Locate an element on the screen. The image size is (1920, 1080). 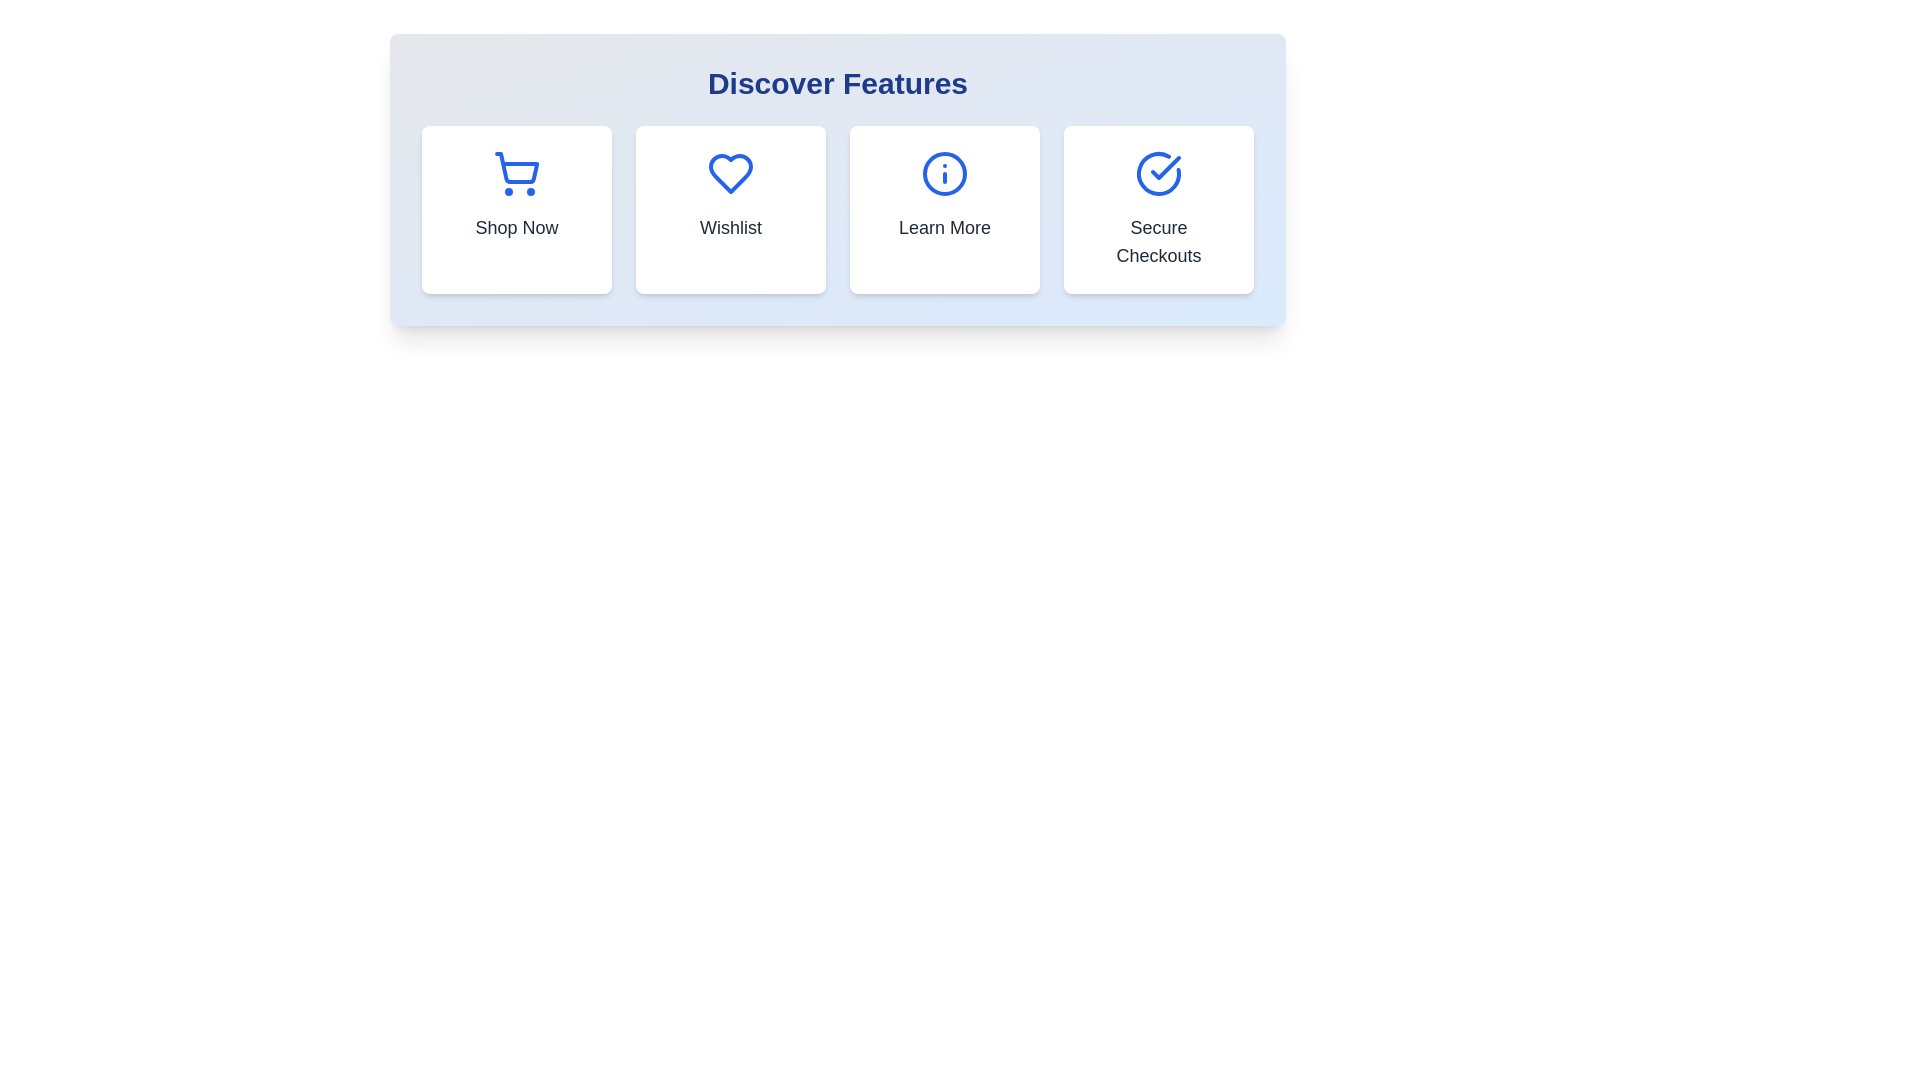
the blue shopping cart icon, which is located within the first card under the heading 'Discover Features' is located at coordinates (517, 172).